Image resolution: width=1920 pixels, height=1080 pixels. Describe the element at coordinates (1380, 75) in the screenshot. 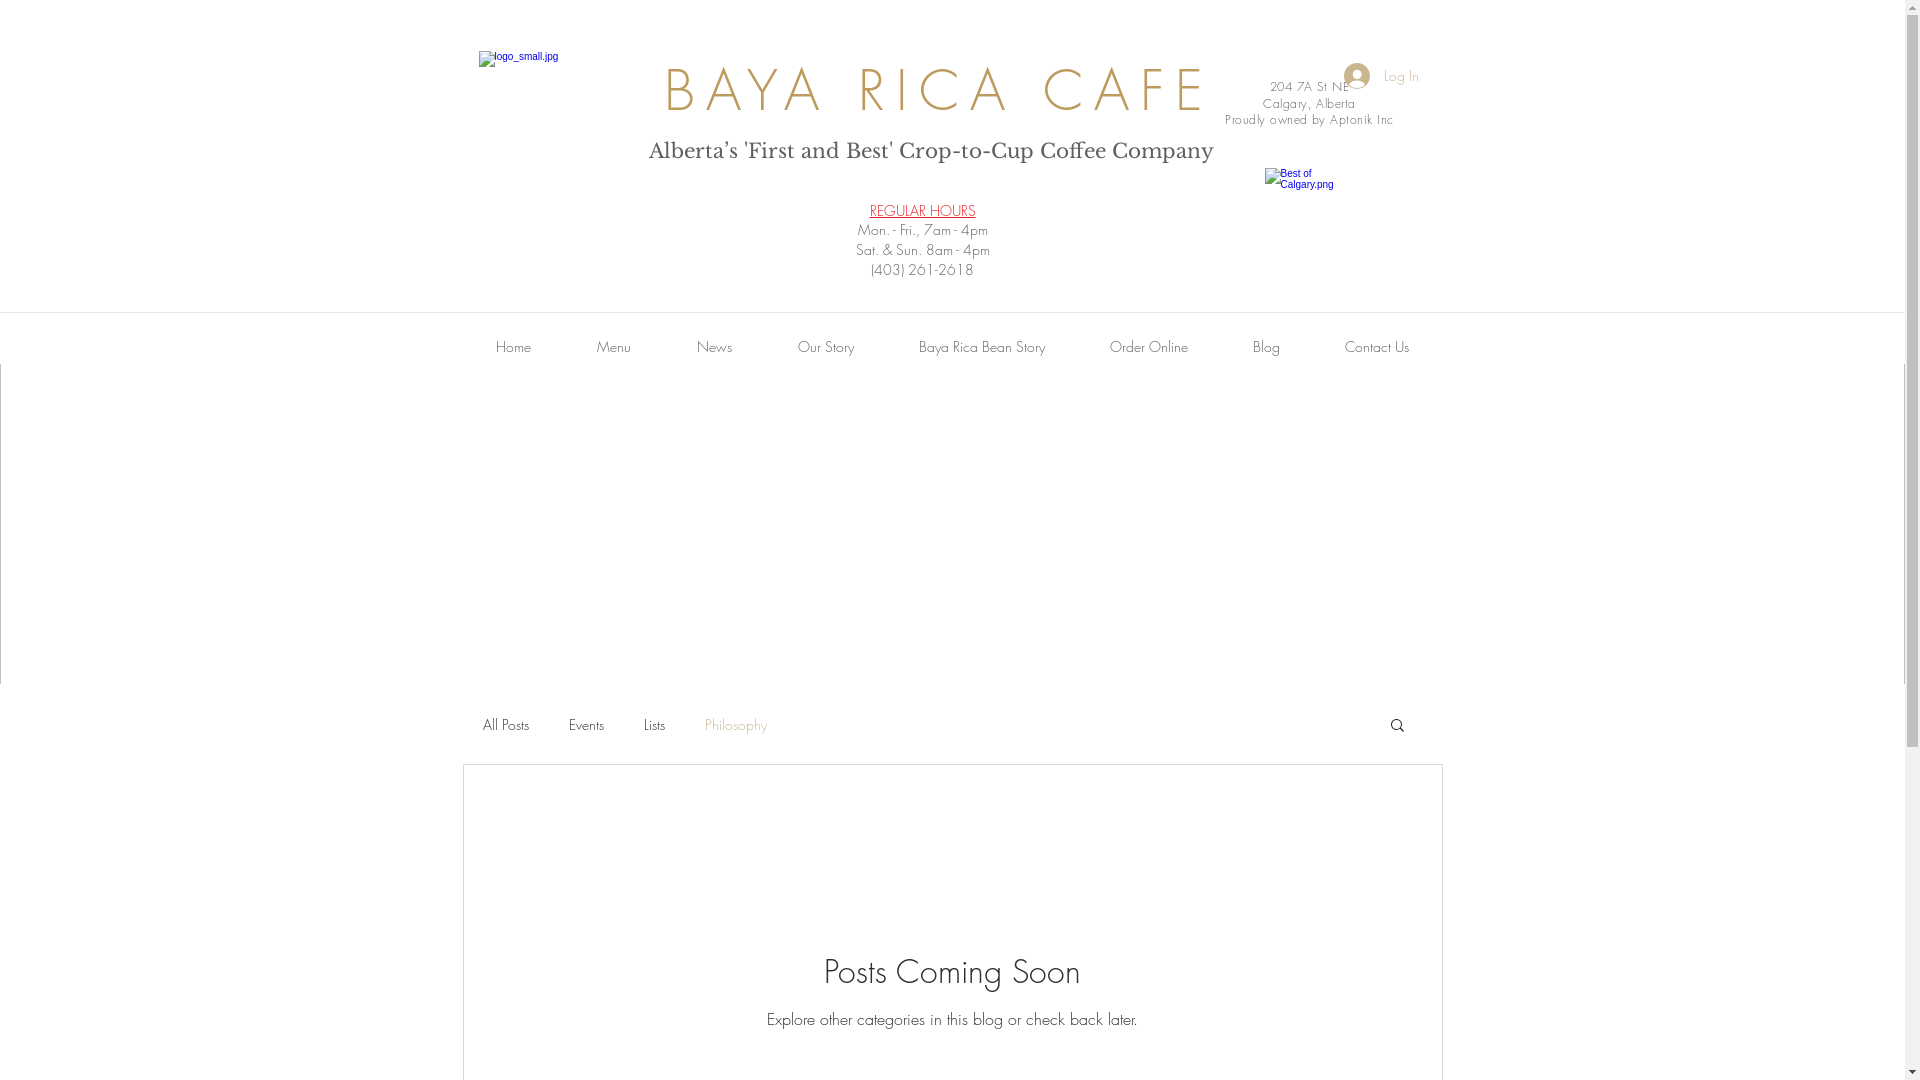

I see `'Log In'` at that location.